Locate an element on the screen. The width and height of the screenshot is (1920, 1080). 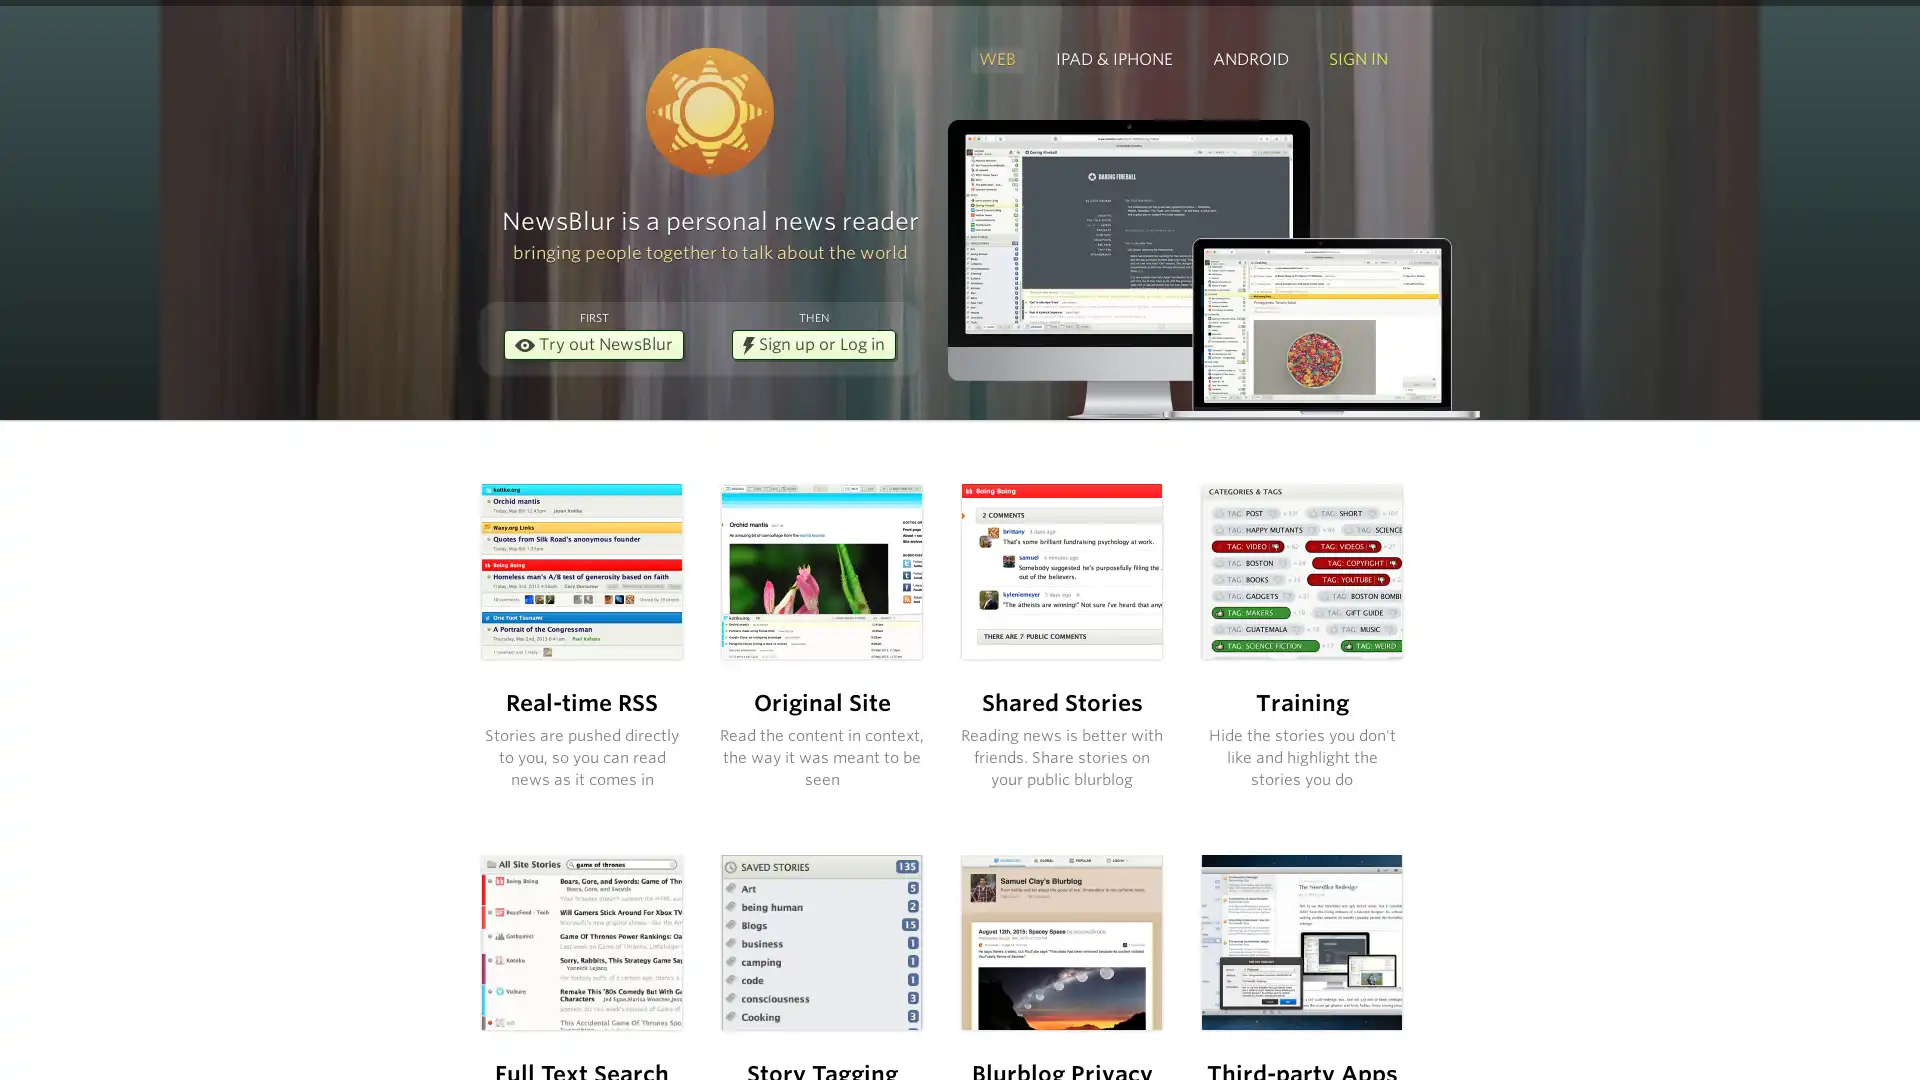
create account is located at coordinates (1285, 621).